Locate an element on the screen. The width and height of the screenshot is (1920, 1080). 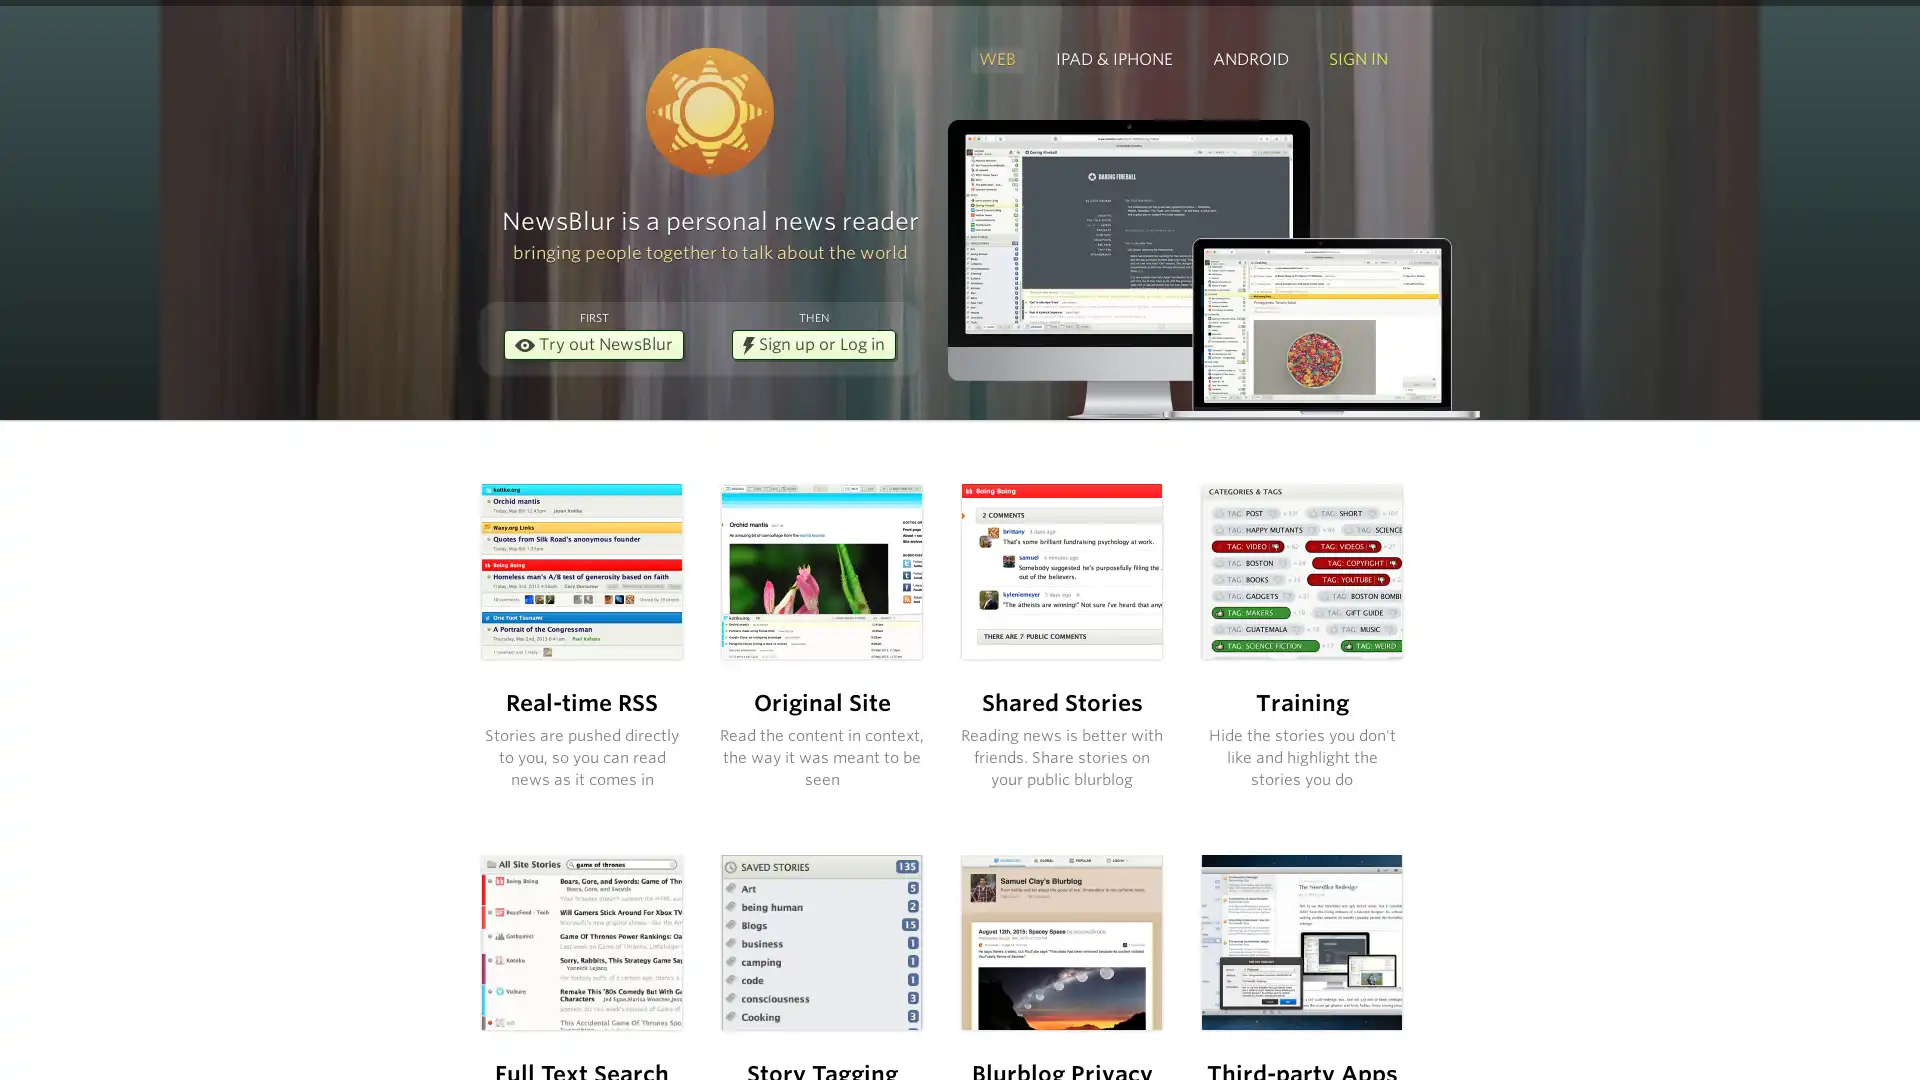
create account is located at coordinates (1285, 621).